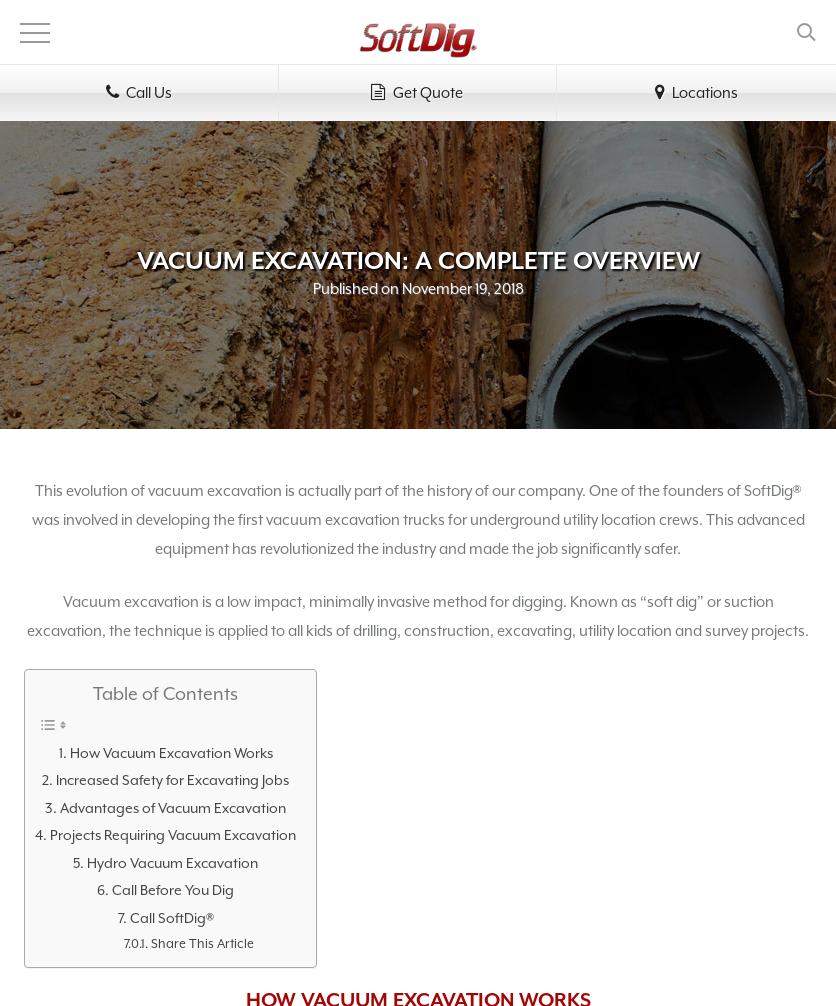 This screenshot has height=1006, width=836. I want to click on 'Vacuum excavation is a low impact, minimally invasive method for digging. Known as “soft dig” or suction excavation, the technique is applied to all kids of drilling, construction, excavating, utility location and survey projects.', so click(418, 614).